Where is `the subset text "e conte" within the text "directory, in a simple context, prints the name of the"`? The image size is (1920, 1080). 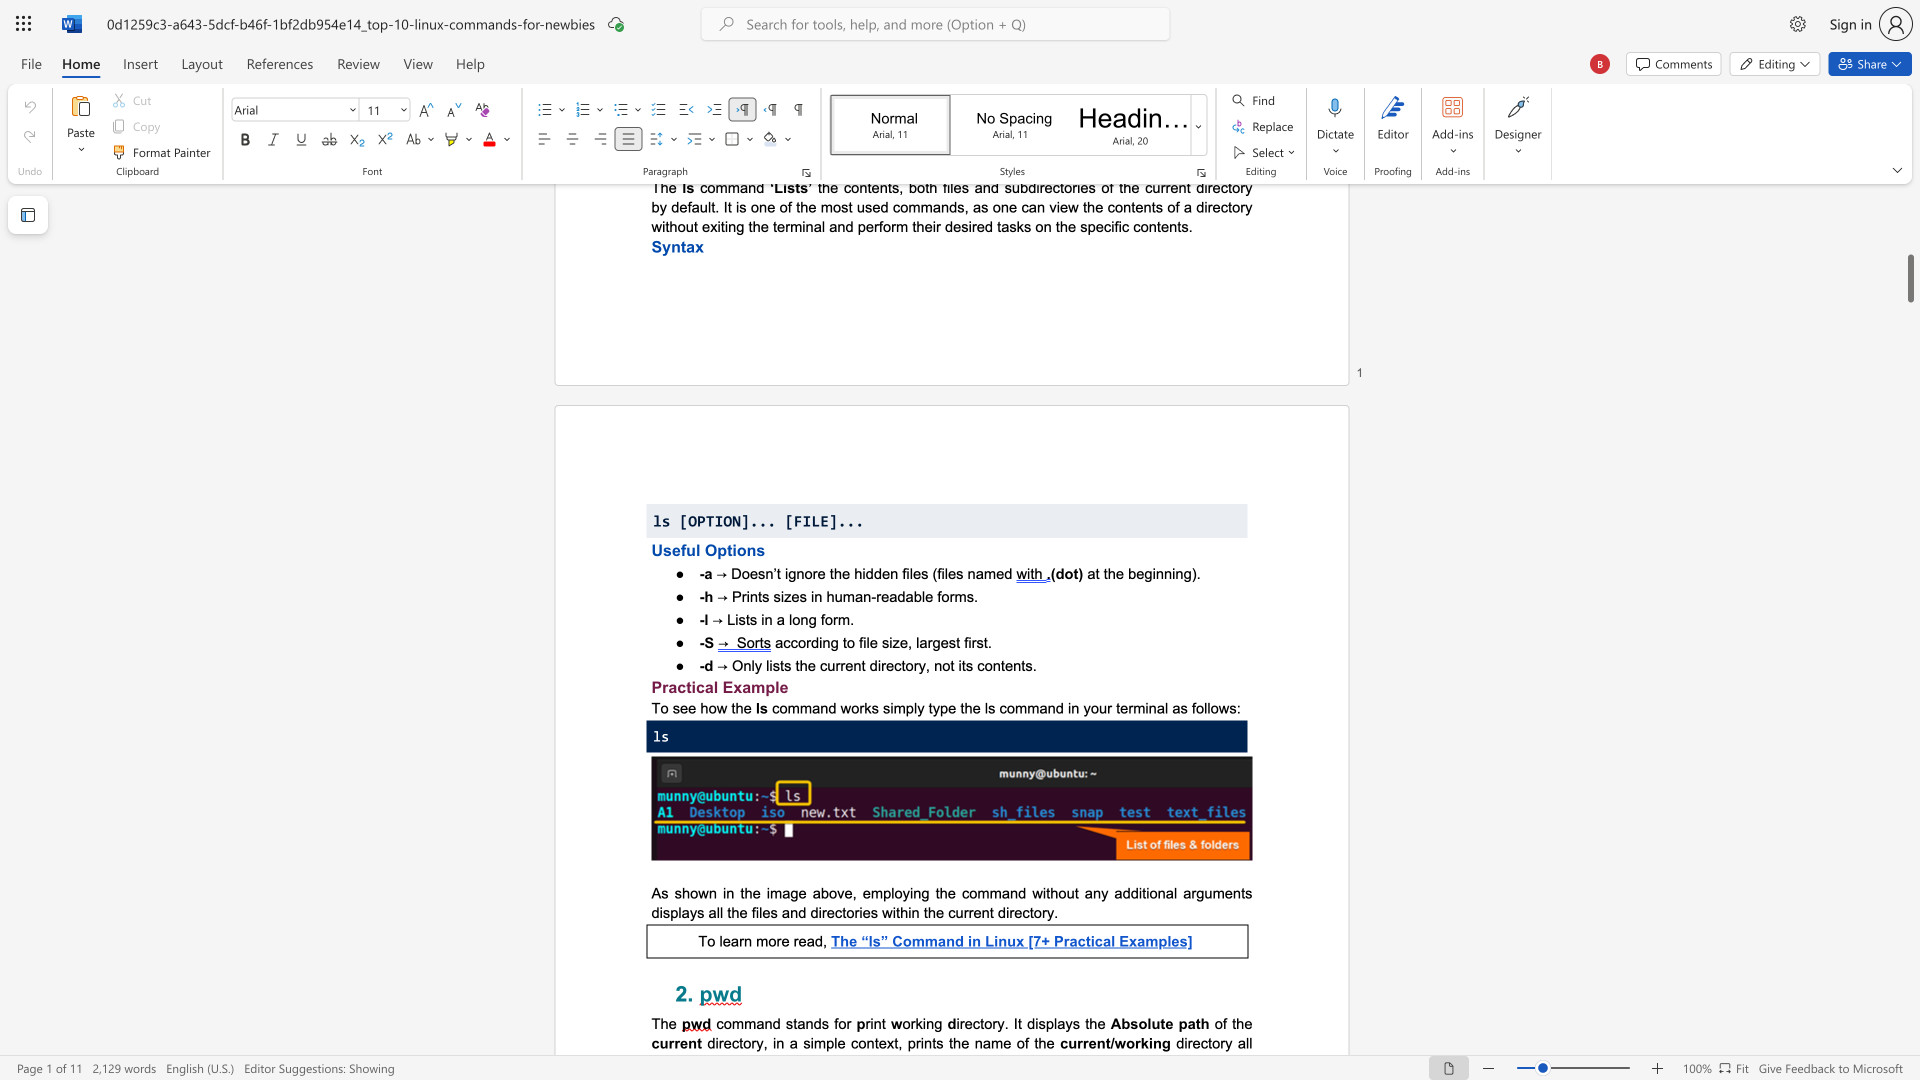 the subset text "e conte" within the text "directory, in a simple context, prints the name of the" is located at coordinates (837, 1042).